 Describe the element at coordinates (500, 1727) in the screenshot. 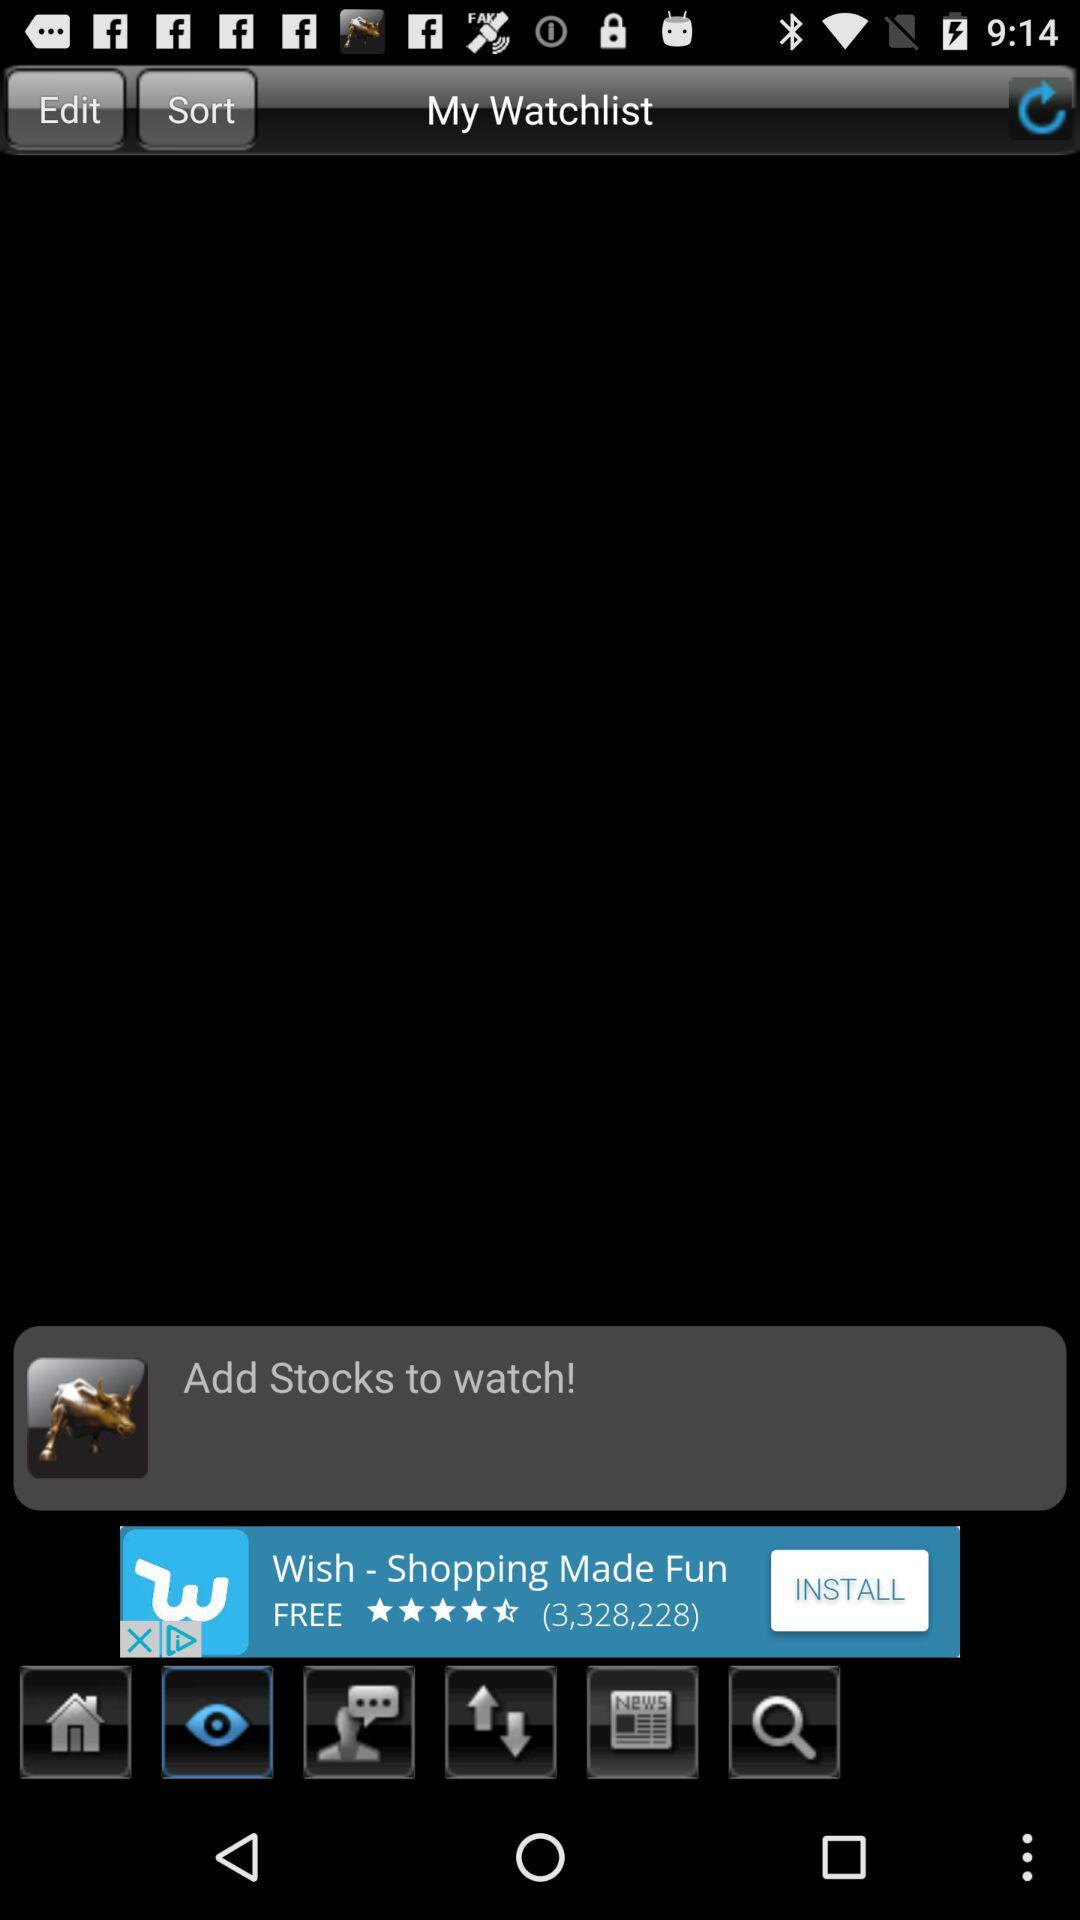

I see `ascending/descending sort` at that location.